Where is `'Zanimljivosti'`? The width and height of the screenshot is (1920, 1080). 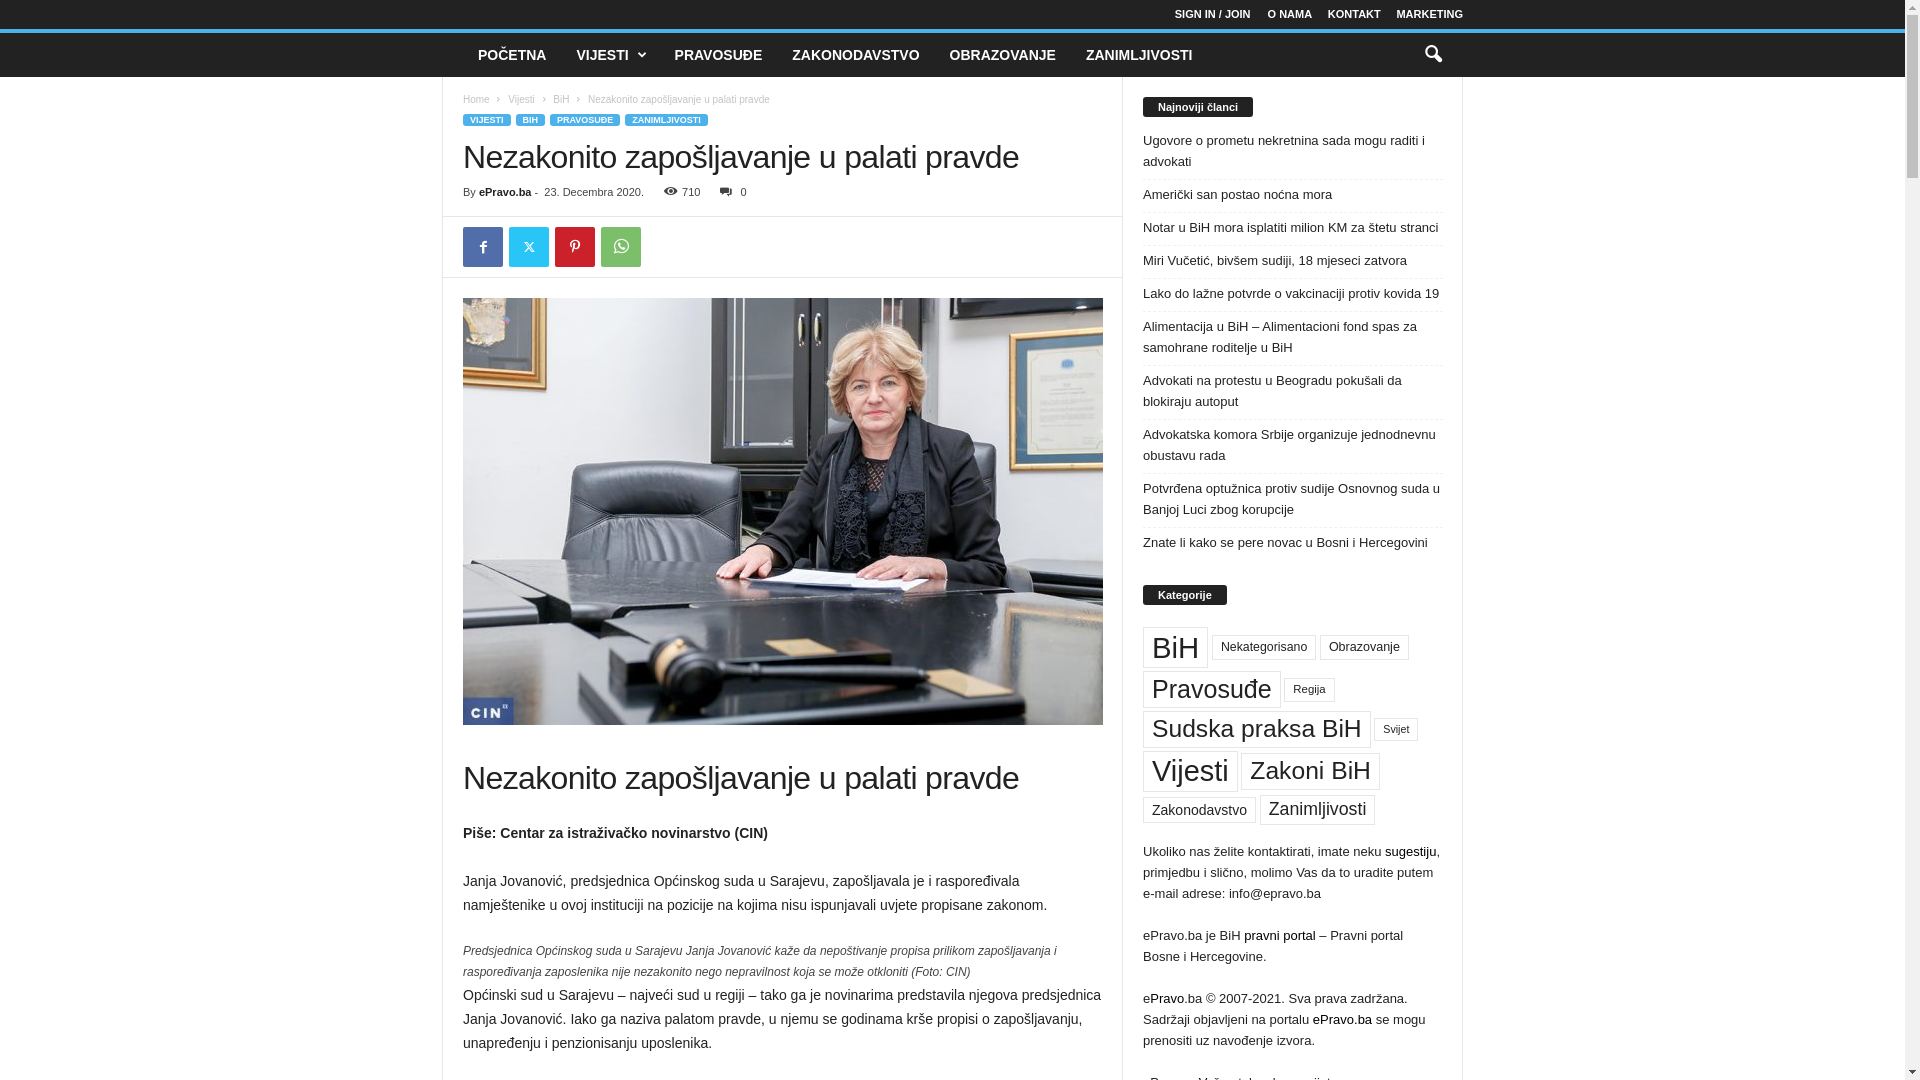 'Zanimljivosti' is located at coordinates (1318, 810).